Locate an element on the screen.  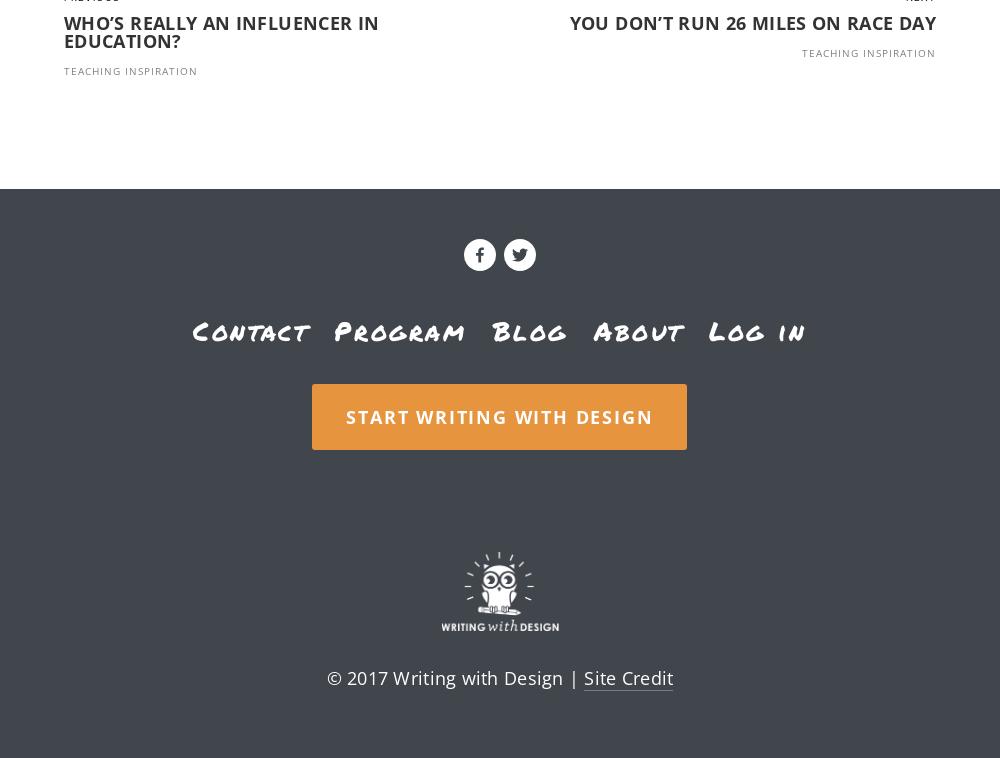
'Program' is located at coordinates (400, 330).